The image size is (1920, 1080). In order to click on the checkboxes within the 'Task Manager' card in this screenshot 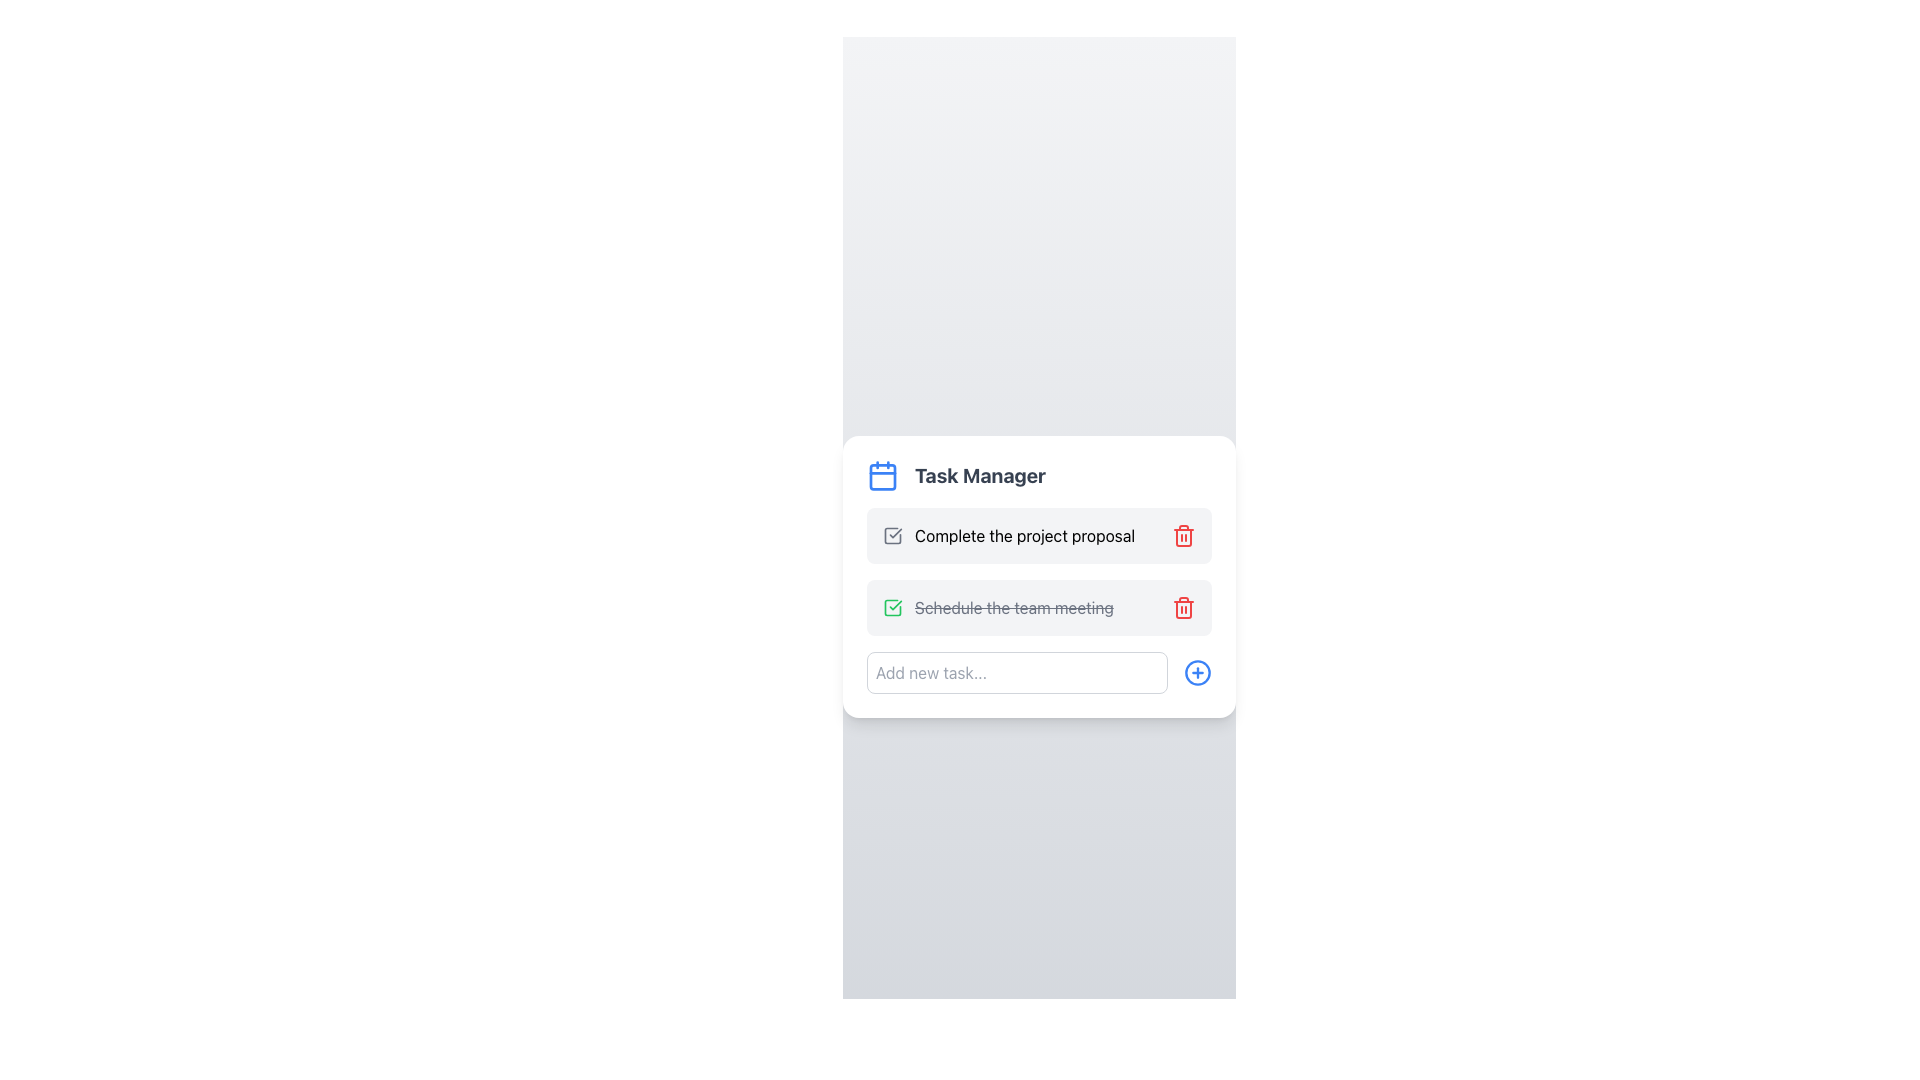, I will do `click(1039, 577)`.